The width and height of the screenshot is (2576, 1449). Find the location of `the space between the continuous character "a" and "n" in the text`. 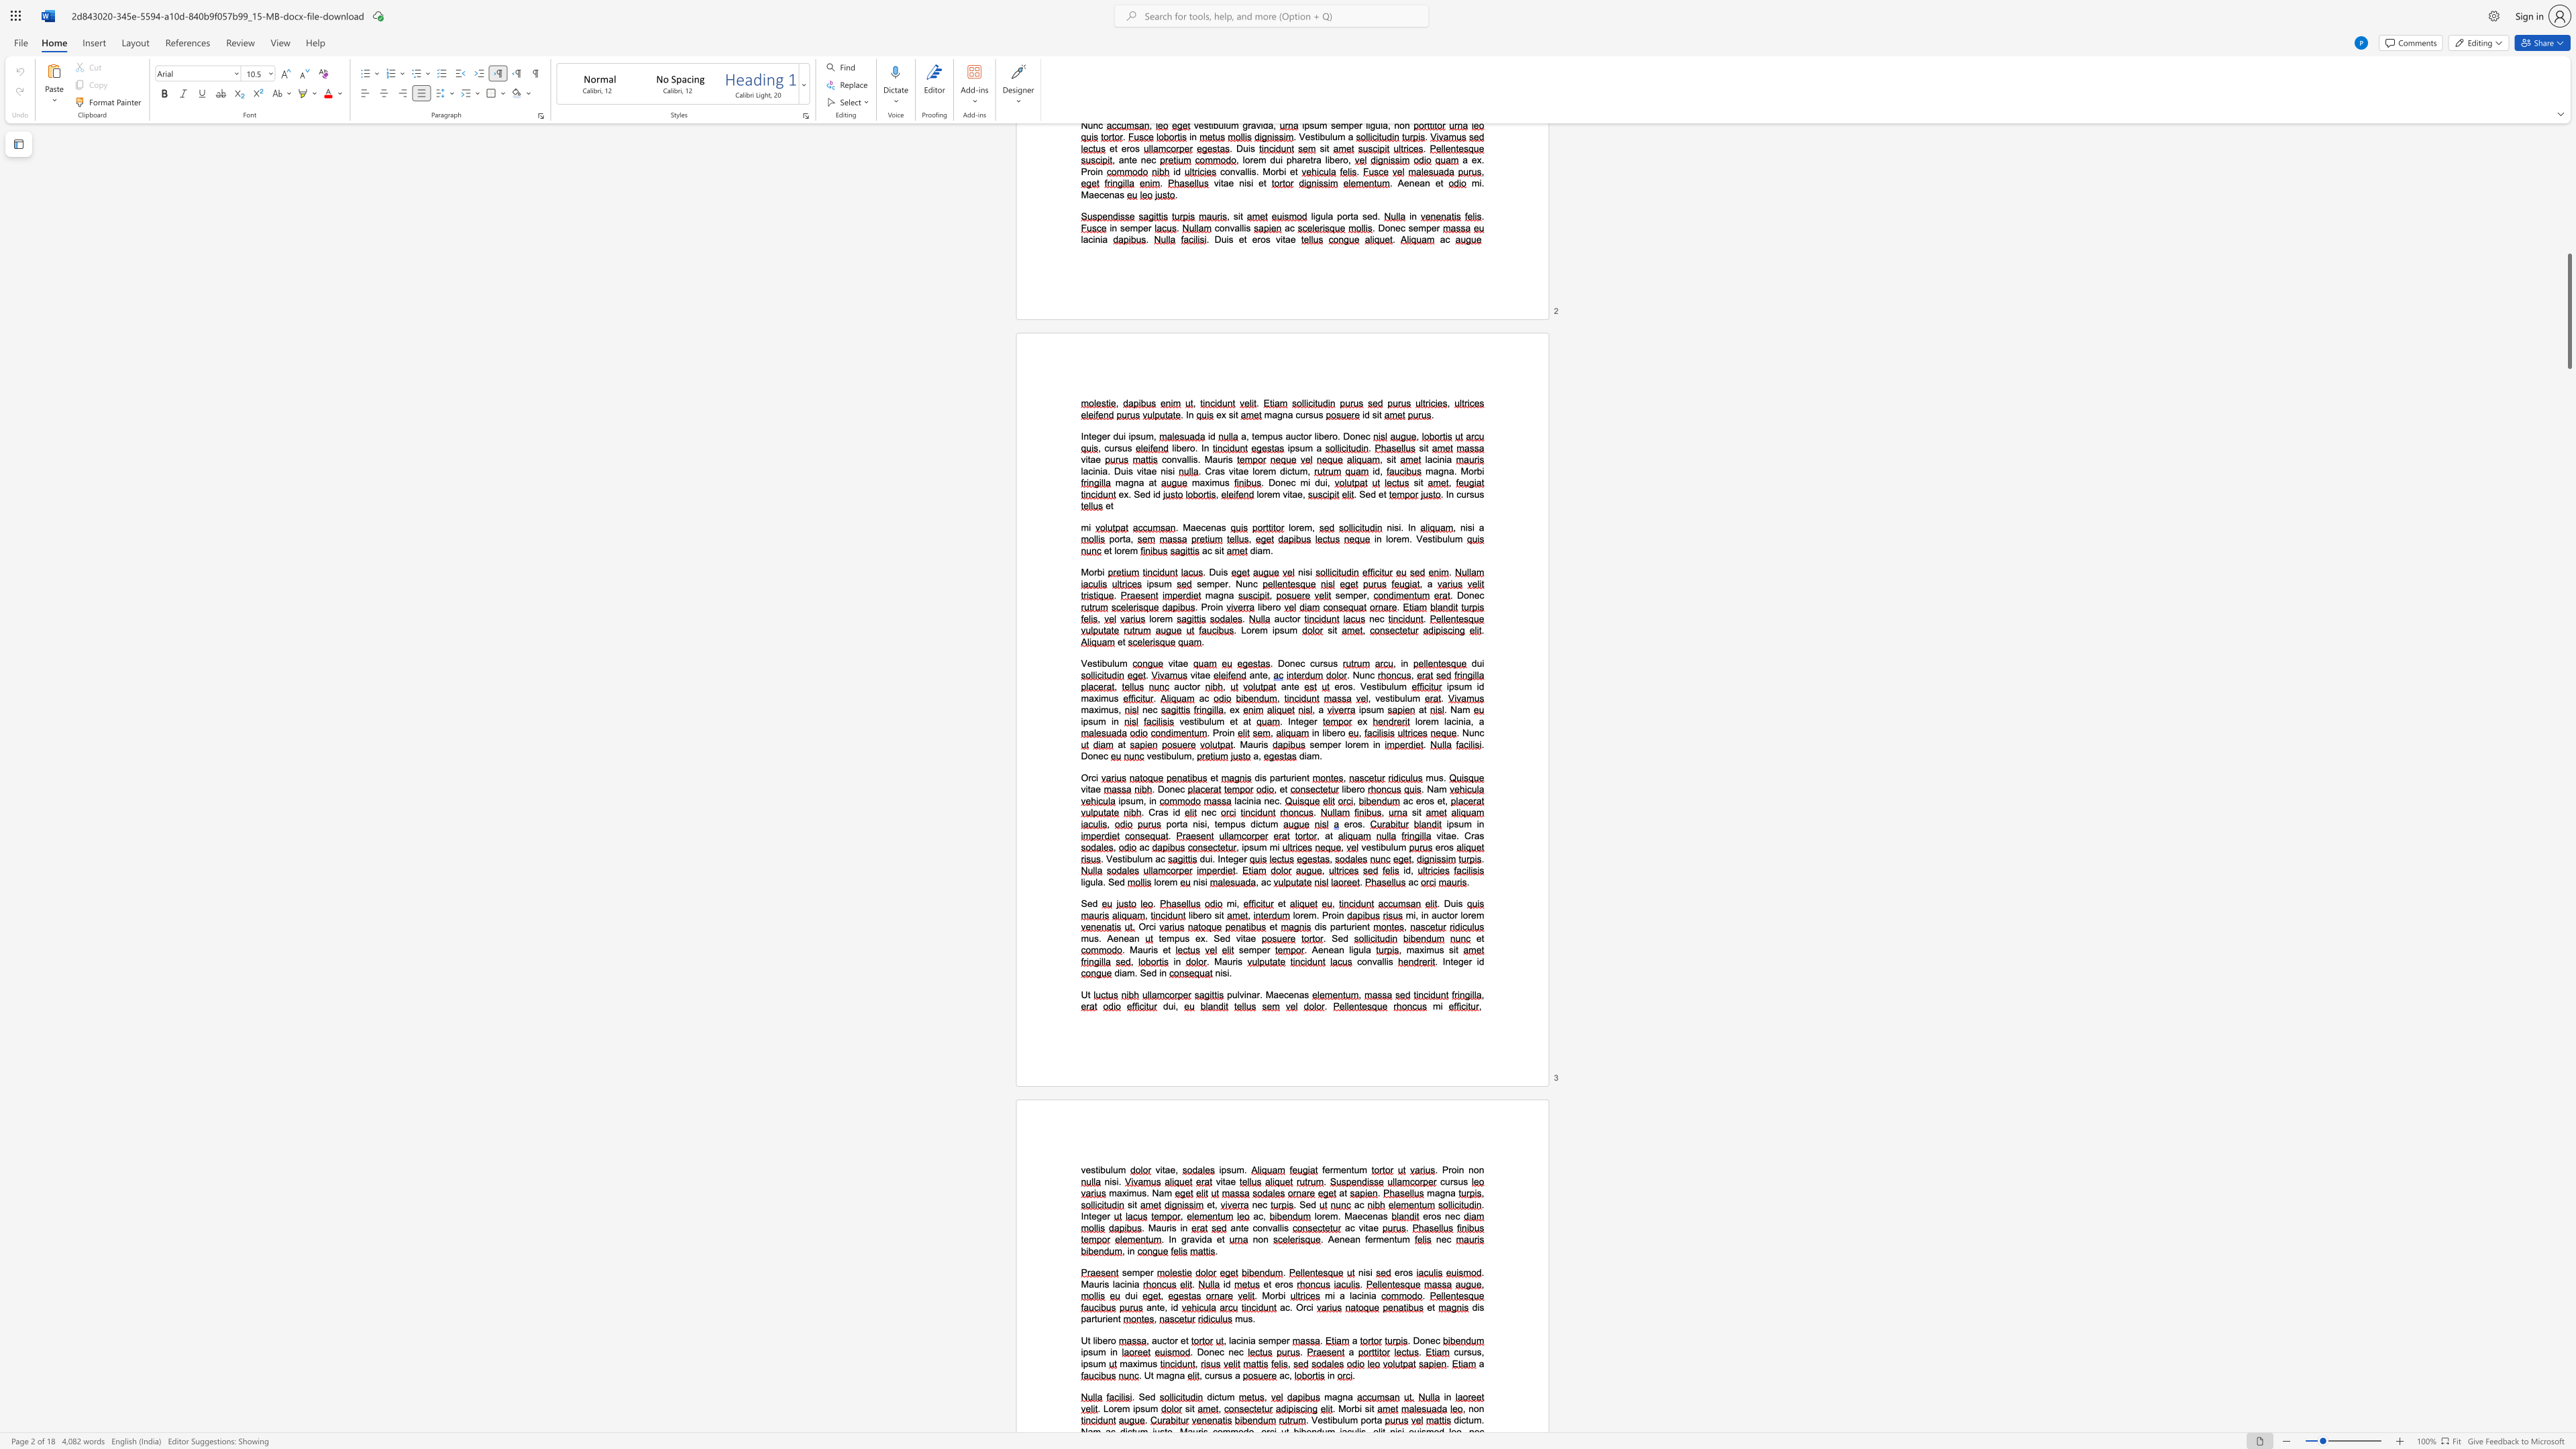

the space between the continuous character "a" and "n" in the text is located at coordinates (1150, 1307).